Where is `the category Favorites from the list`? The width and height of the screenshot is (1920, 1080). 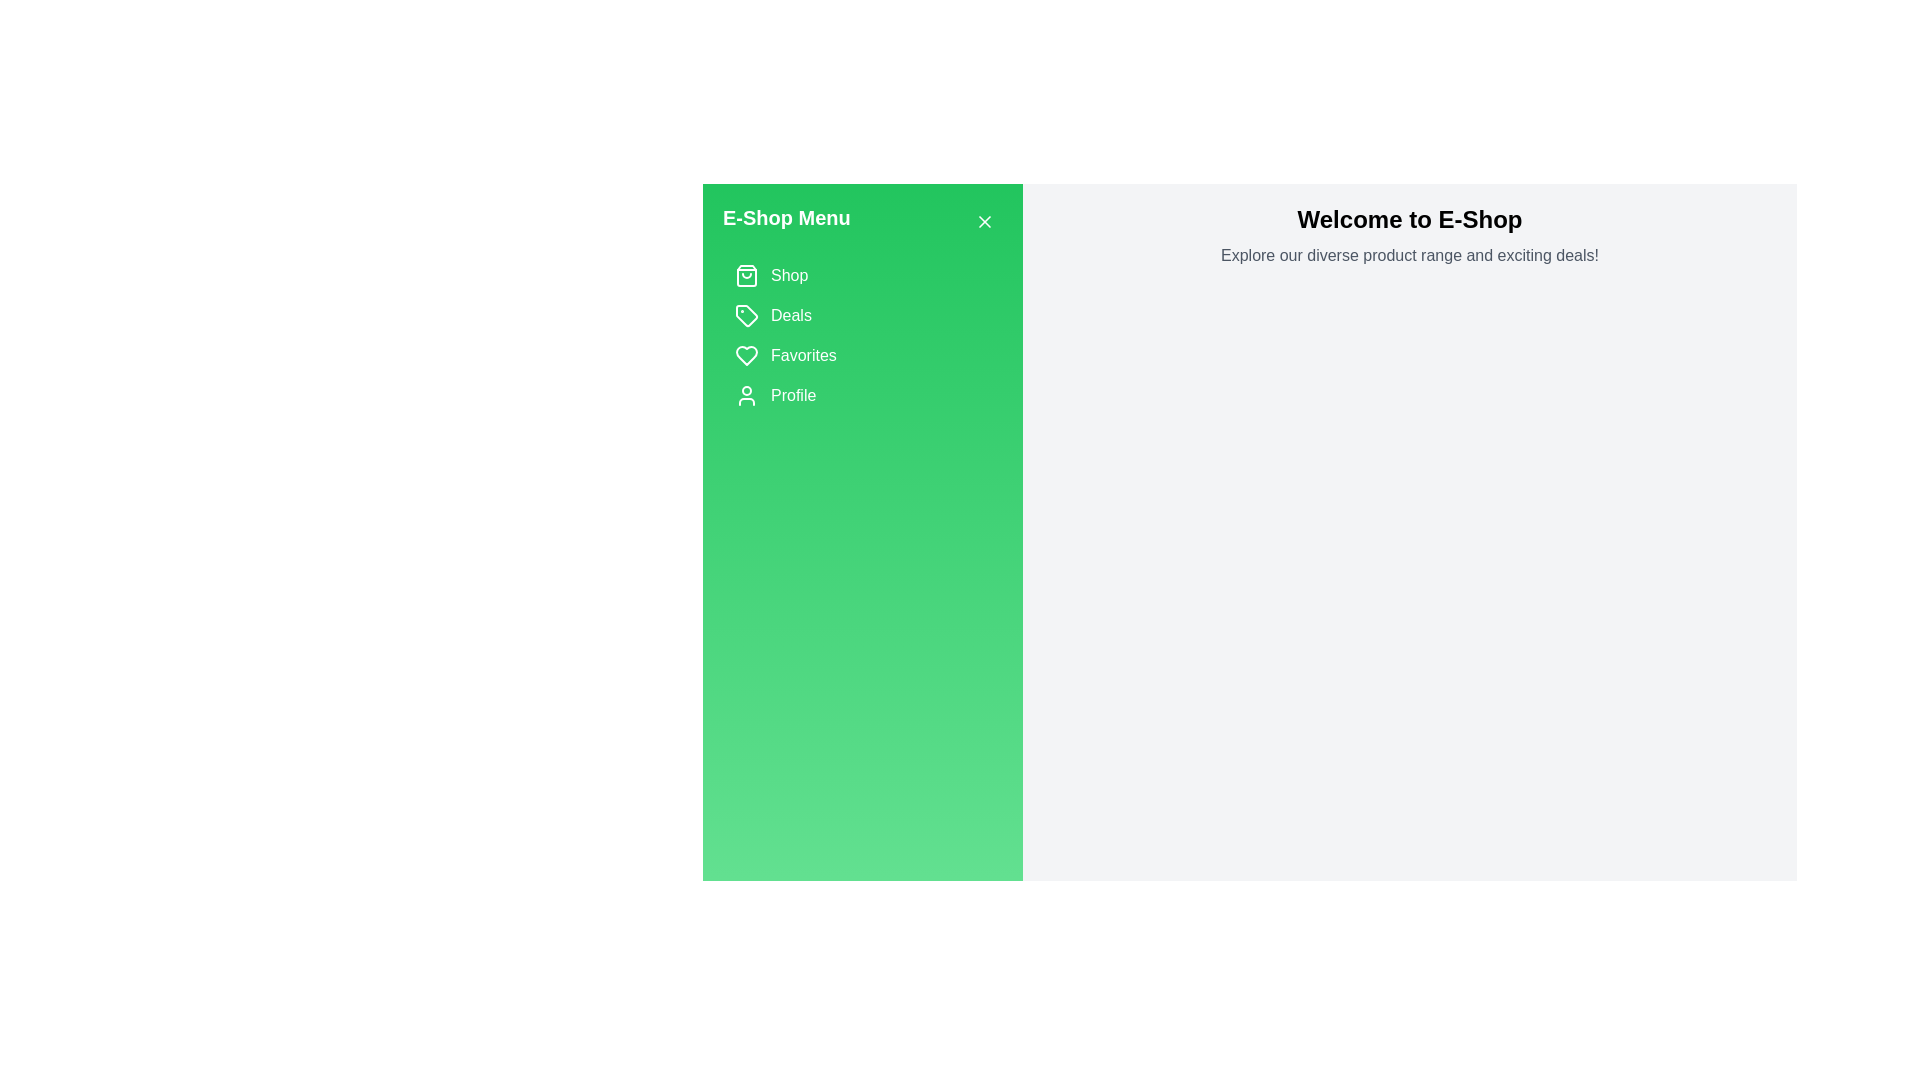 the category Favorites from the list is located at coordinates (863, 354).